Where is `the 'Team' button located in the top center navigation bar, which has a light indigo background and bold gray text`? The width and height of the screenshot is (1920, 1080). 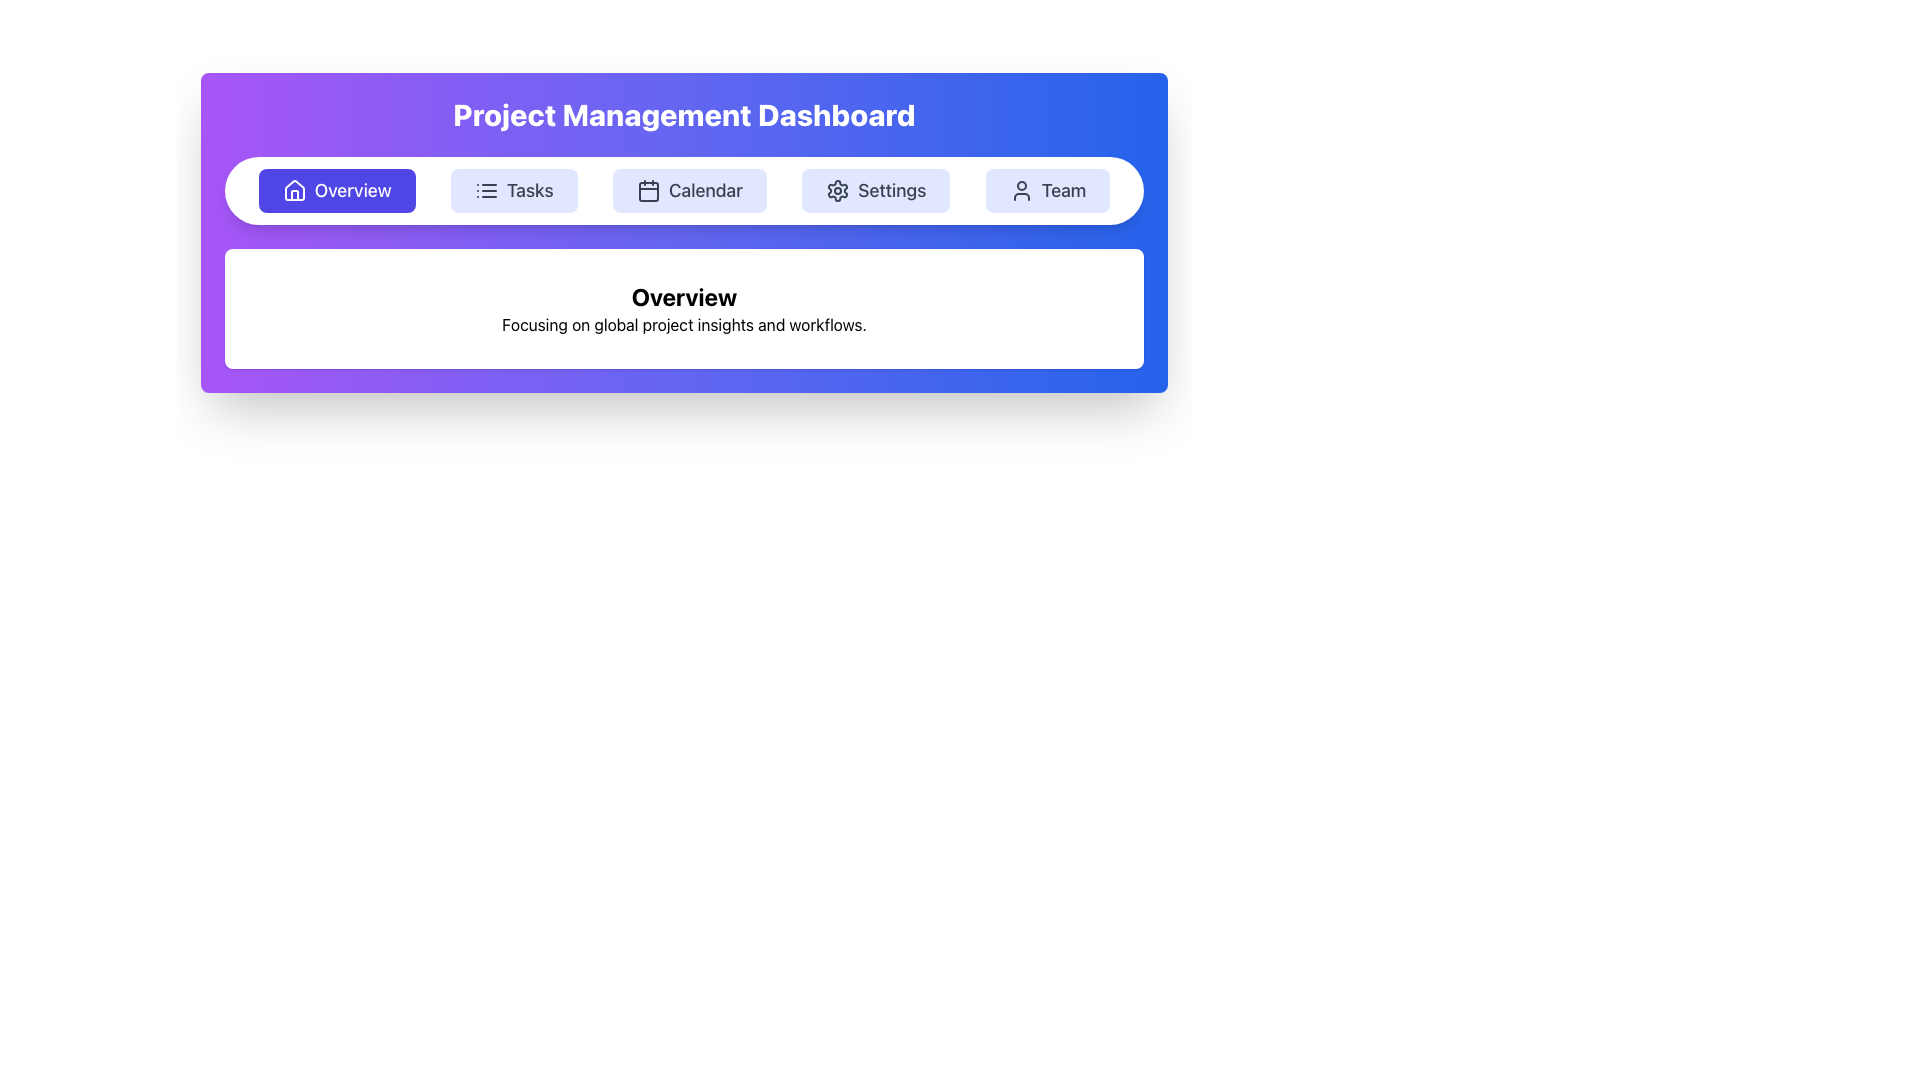
the 'Team' button located in the top center navigation bar, which has a light indigo background and bold gray text is located at coordinates (1047, 191).